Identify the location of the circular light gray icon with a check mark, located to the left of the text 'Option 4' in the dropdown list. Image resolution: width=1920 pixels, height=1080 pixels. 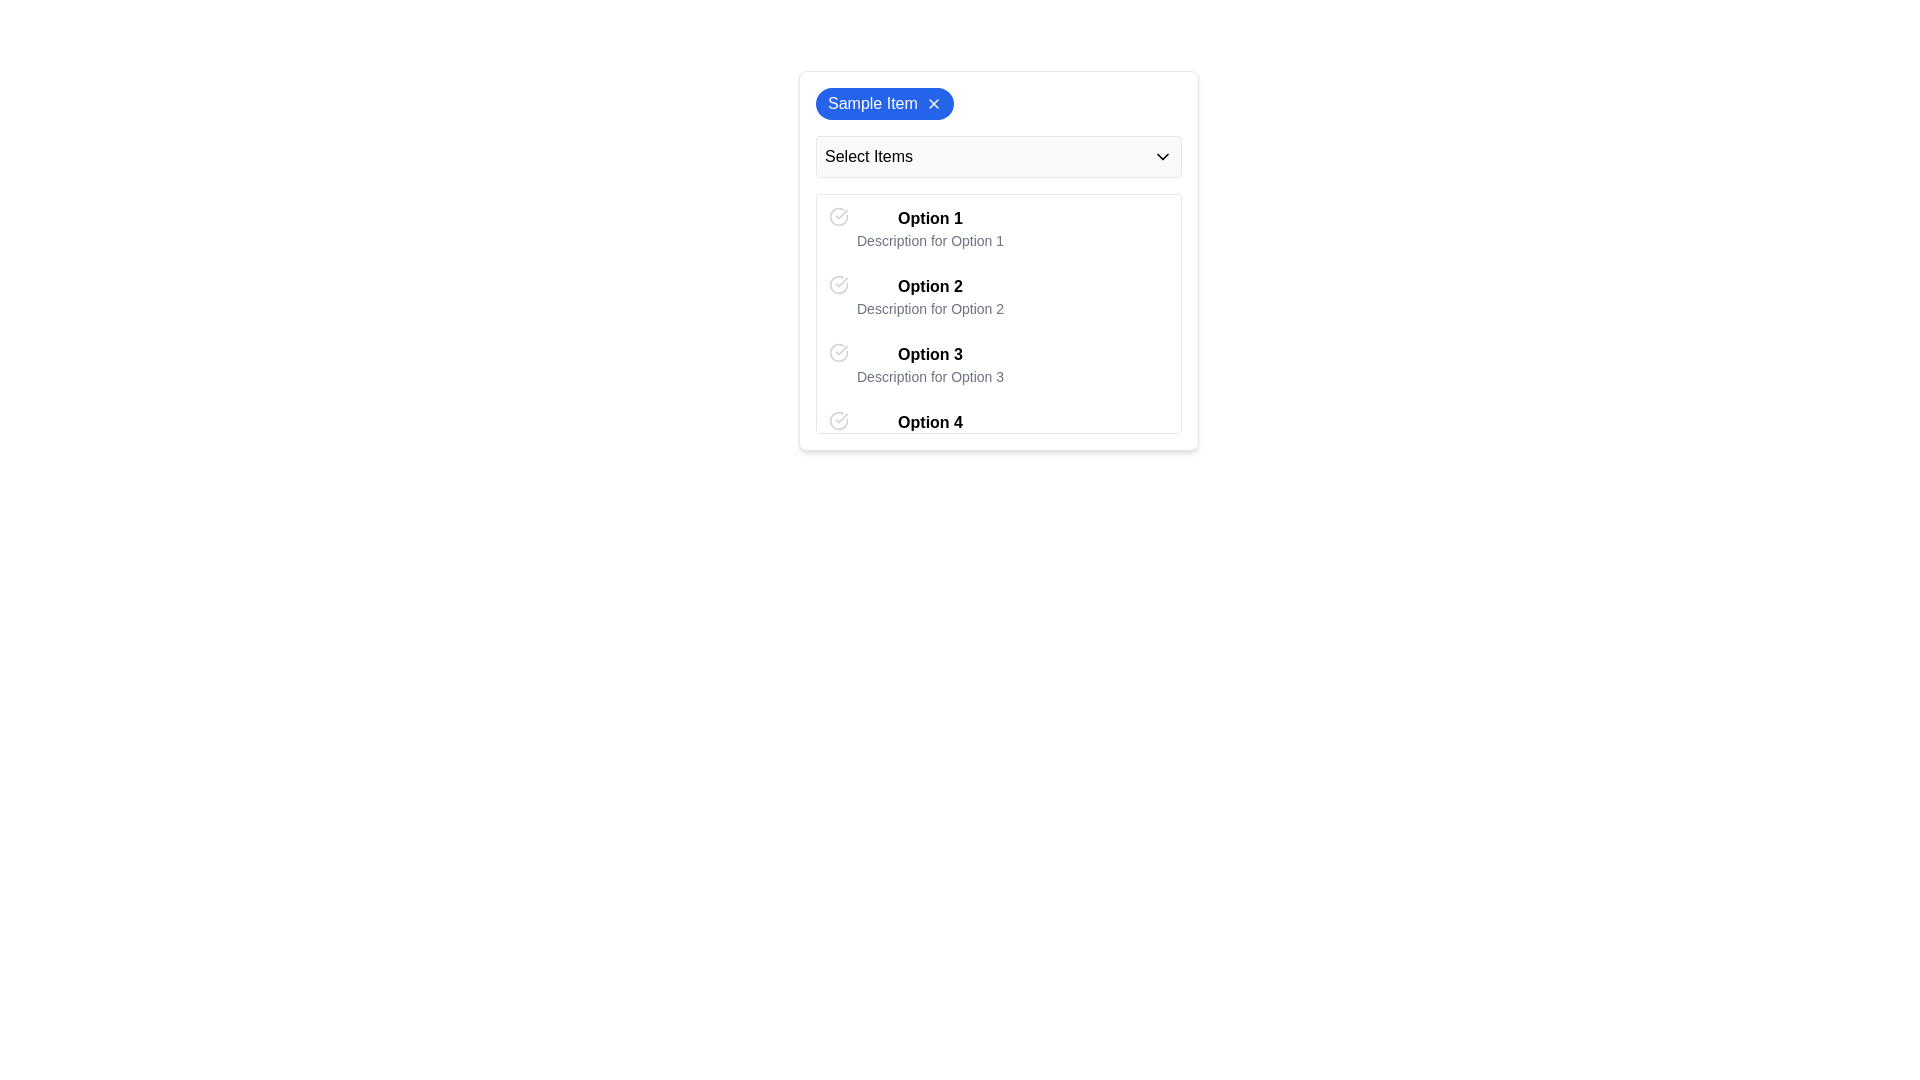
(839, 419).